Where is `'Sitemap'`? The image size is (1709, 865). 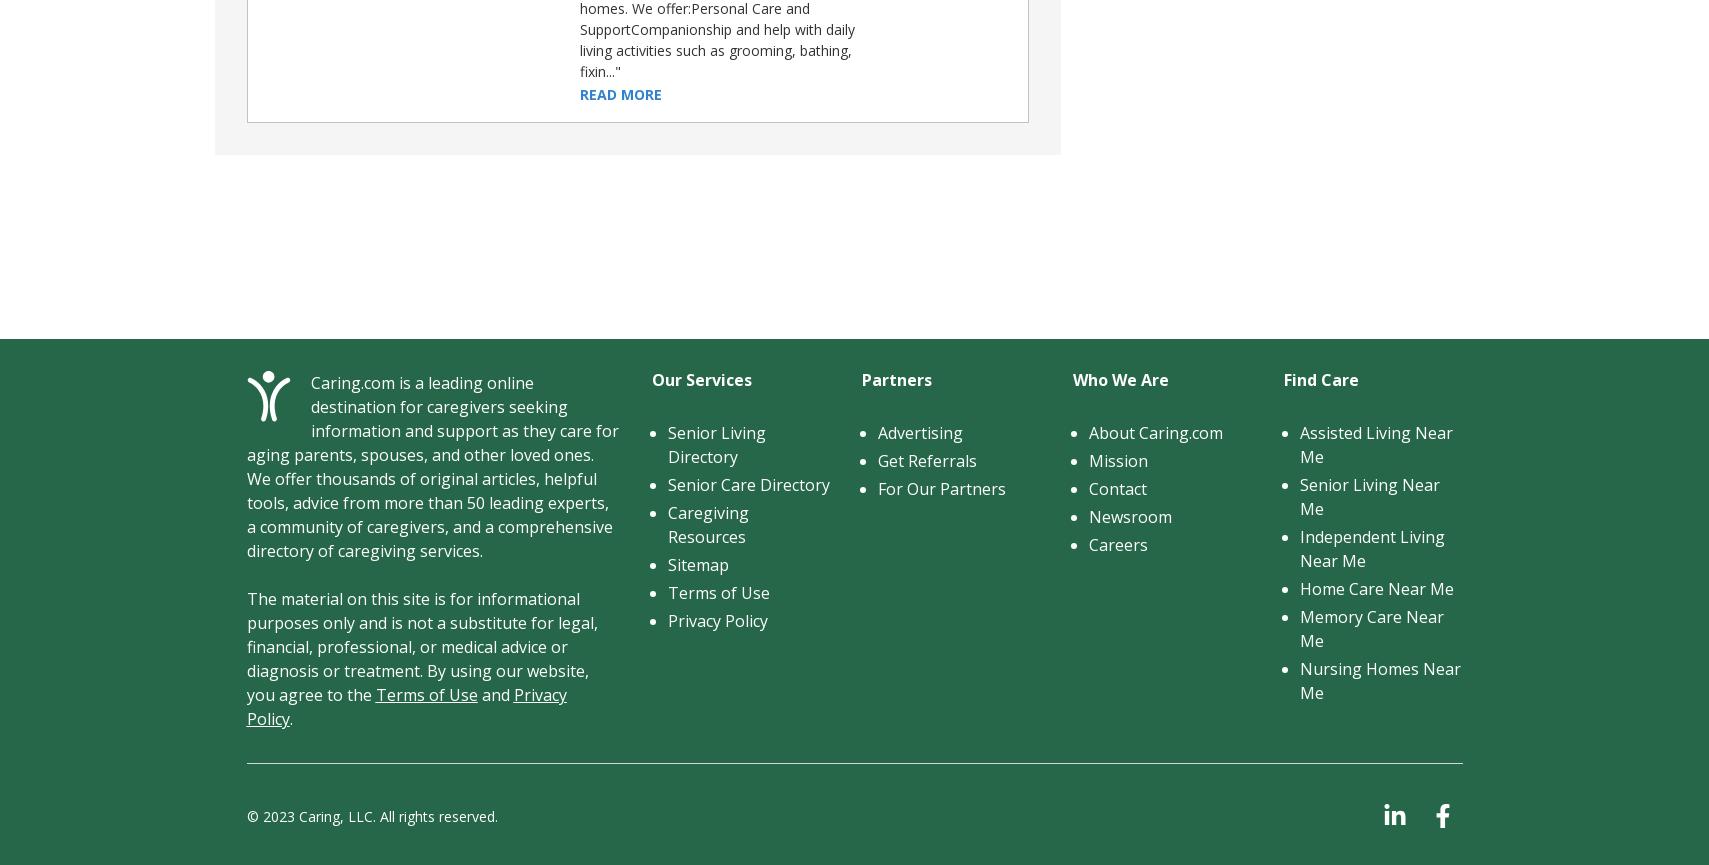
'Sitemap' is located at coordinates (696, 564).